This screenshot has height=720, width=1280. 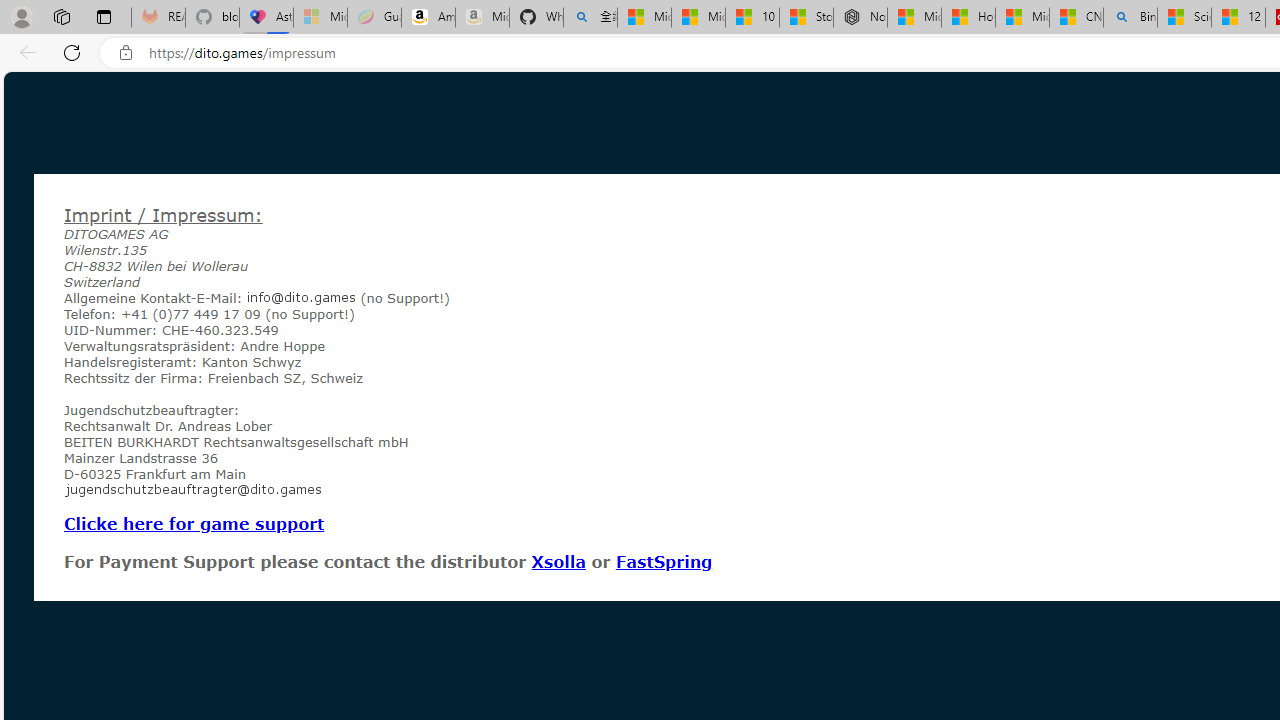 What do you see at coordinates (806, 17) in the screenshot?
I see `'Stocks - MSN'` at bounding box center [806, 17].